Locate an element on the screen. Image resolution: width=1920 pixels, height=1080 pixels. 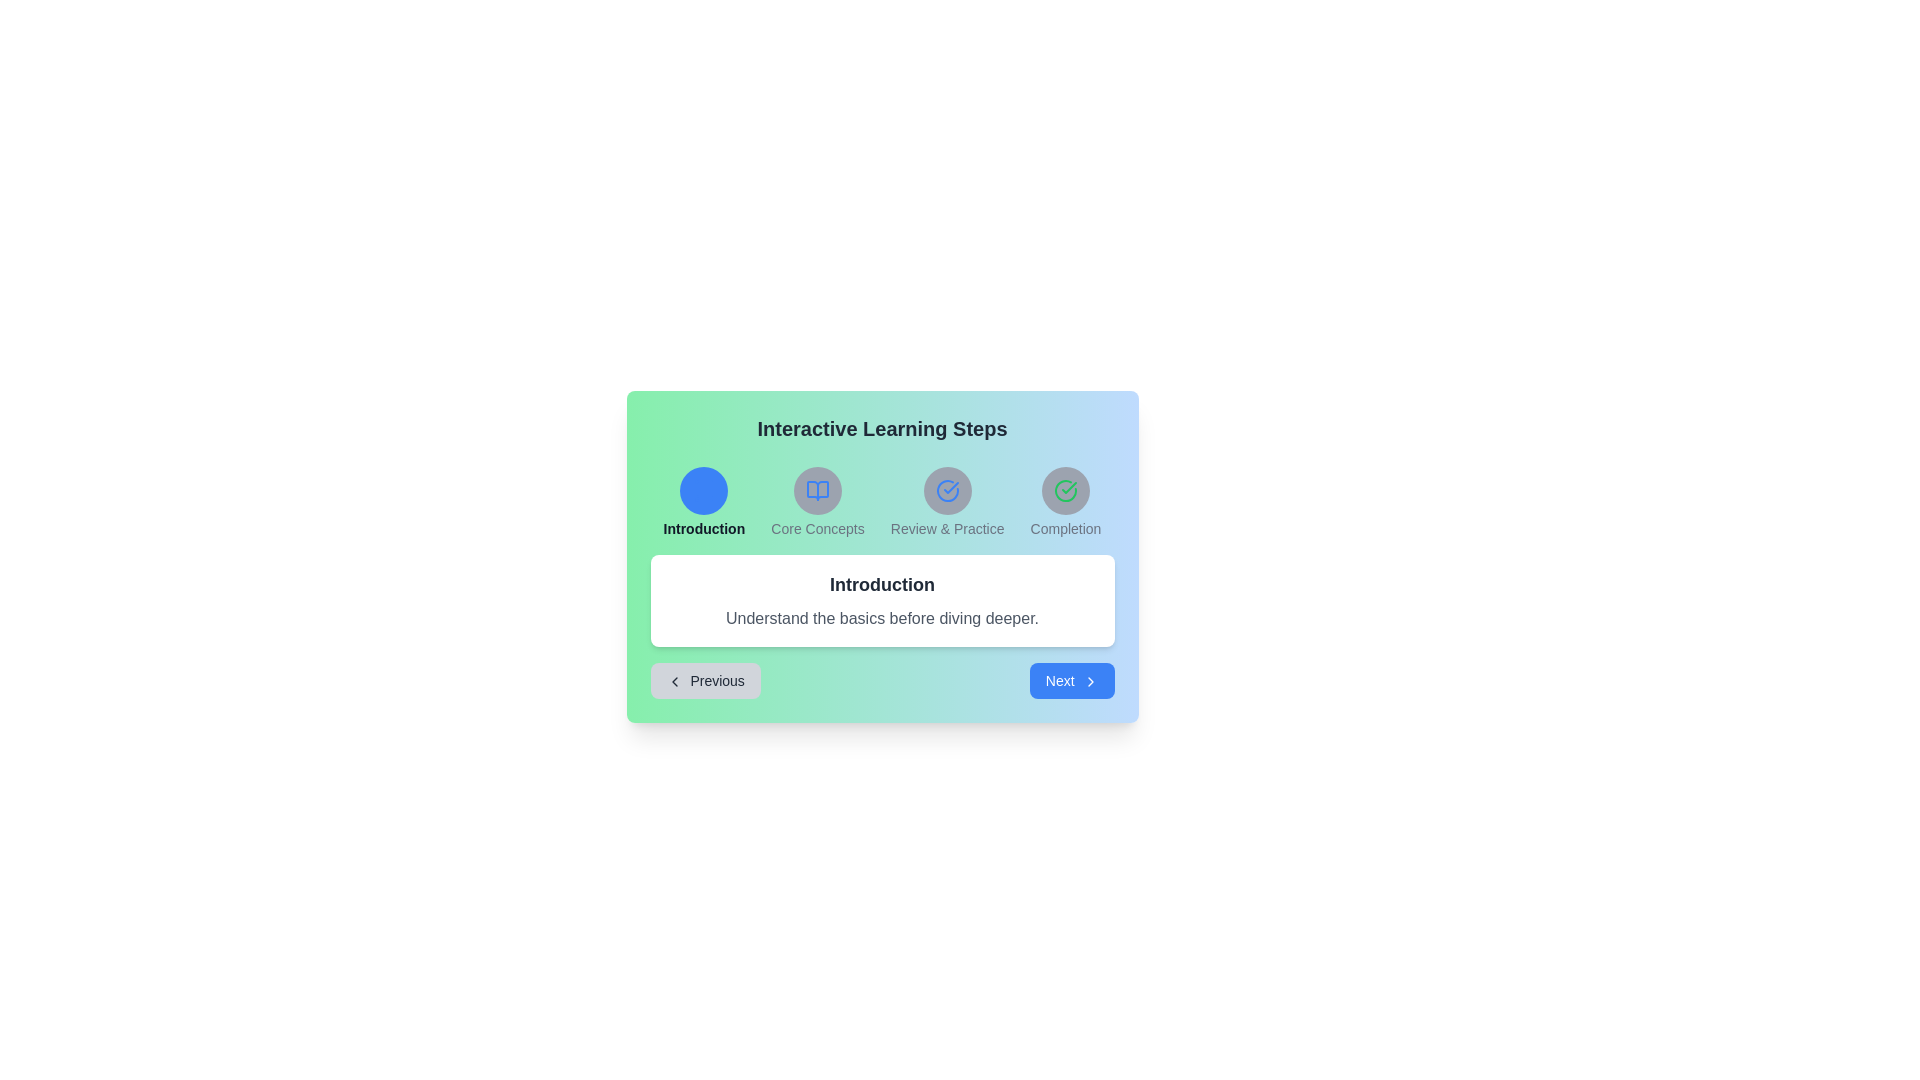
'Review & Practice' text label, which is the third text label in a row of four beneath circular icons, located in the center area of a card layout beneath the heading 'Interactive Learning Steps' is located at coordinates (946, 527).